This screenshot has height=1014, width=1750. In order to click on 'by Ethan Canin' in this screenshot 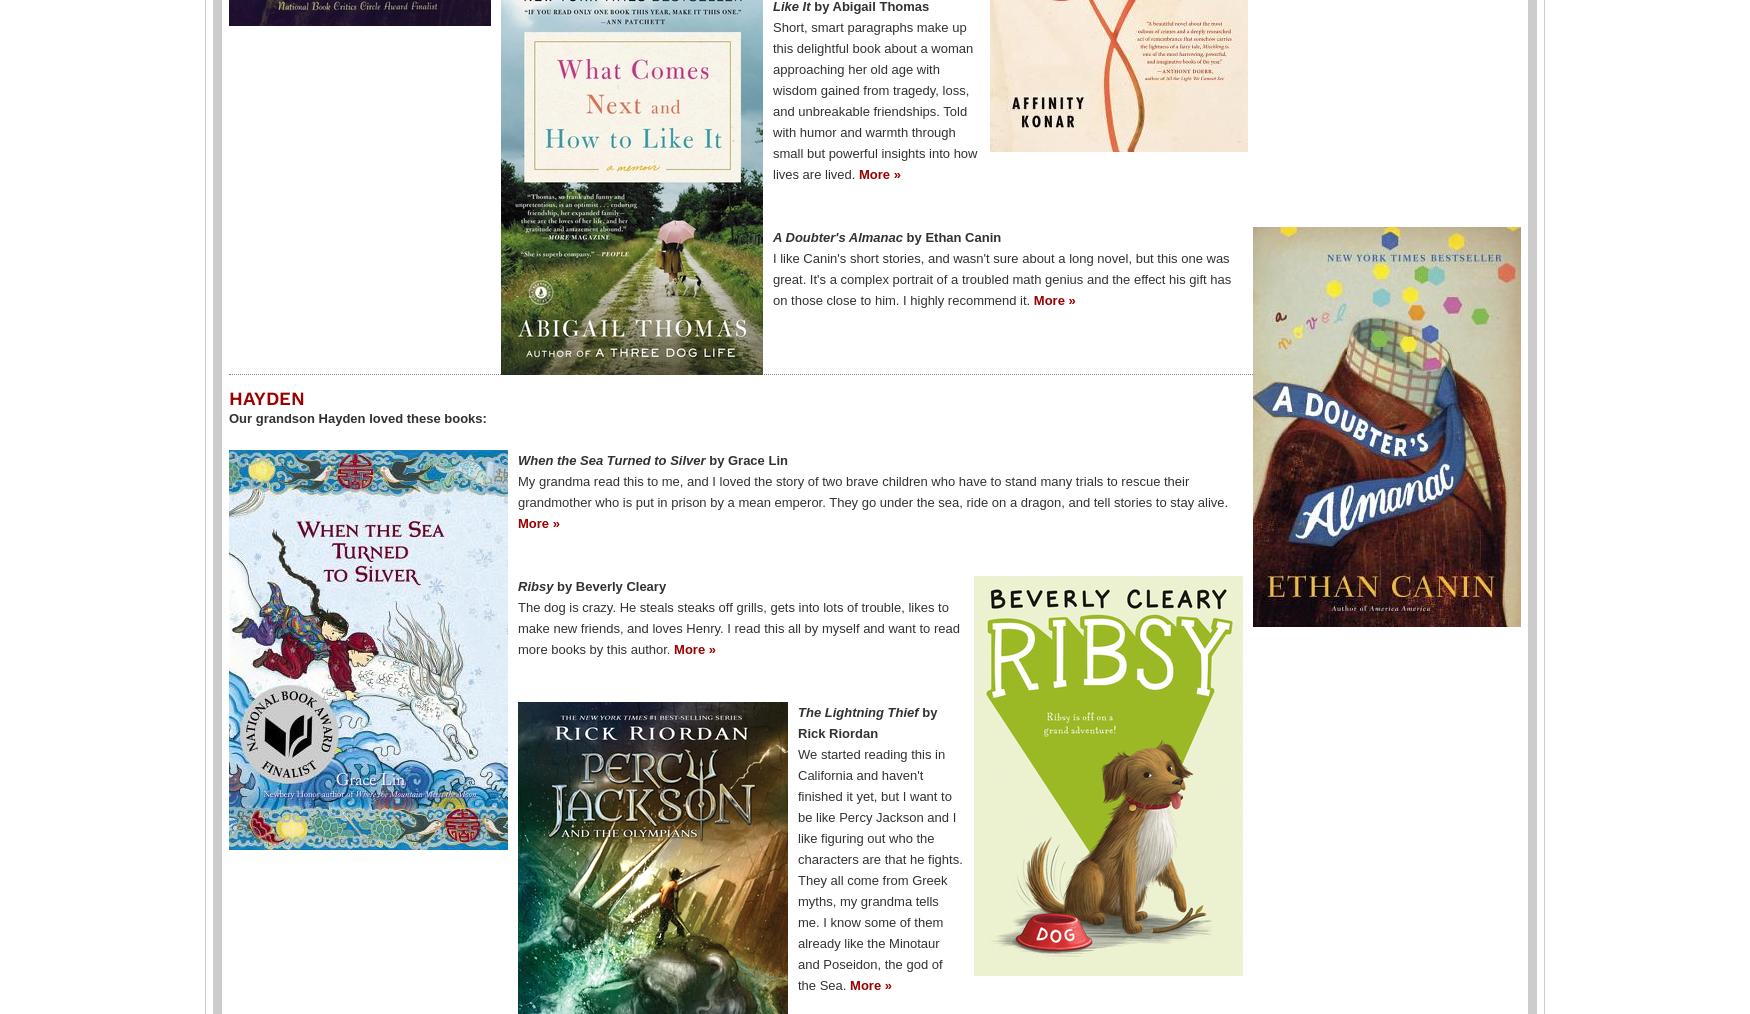, I will do `click(953, 235)`.